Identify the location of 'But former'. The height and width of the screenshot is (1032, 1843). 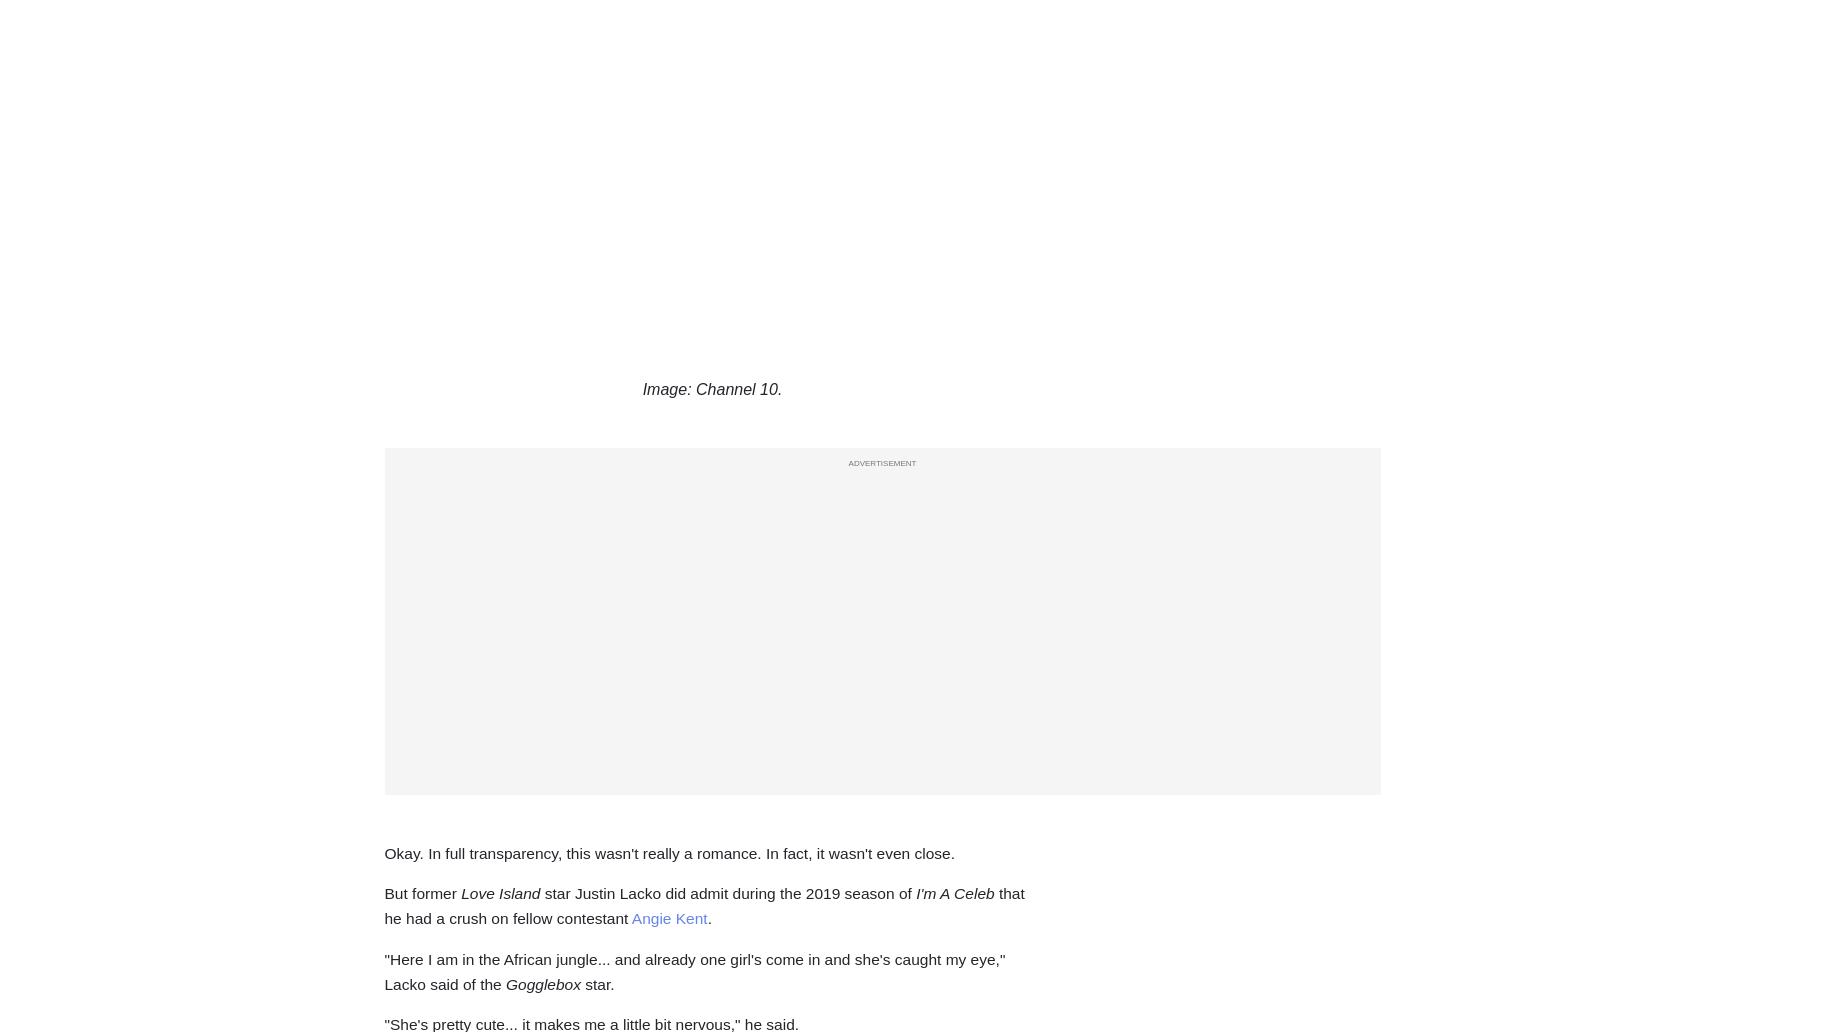
(422, 893).